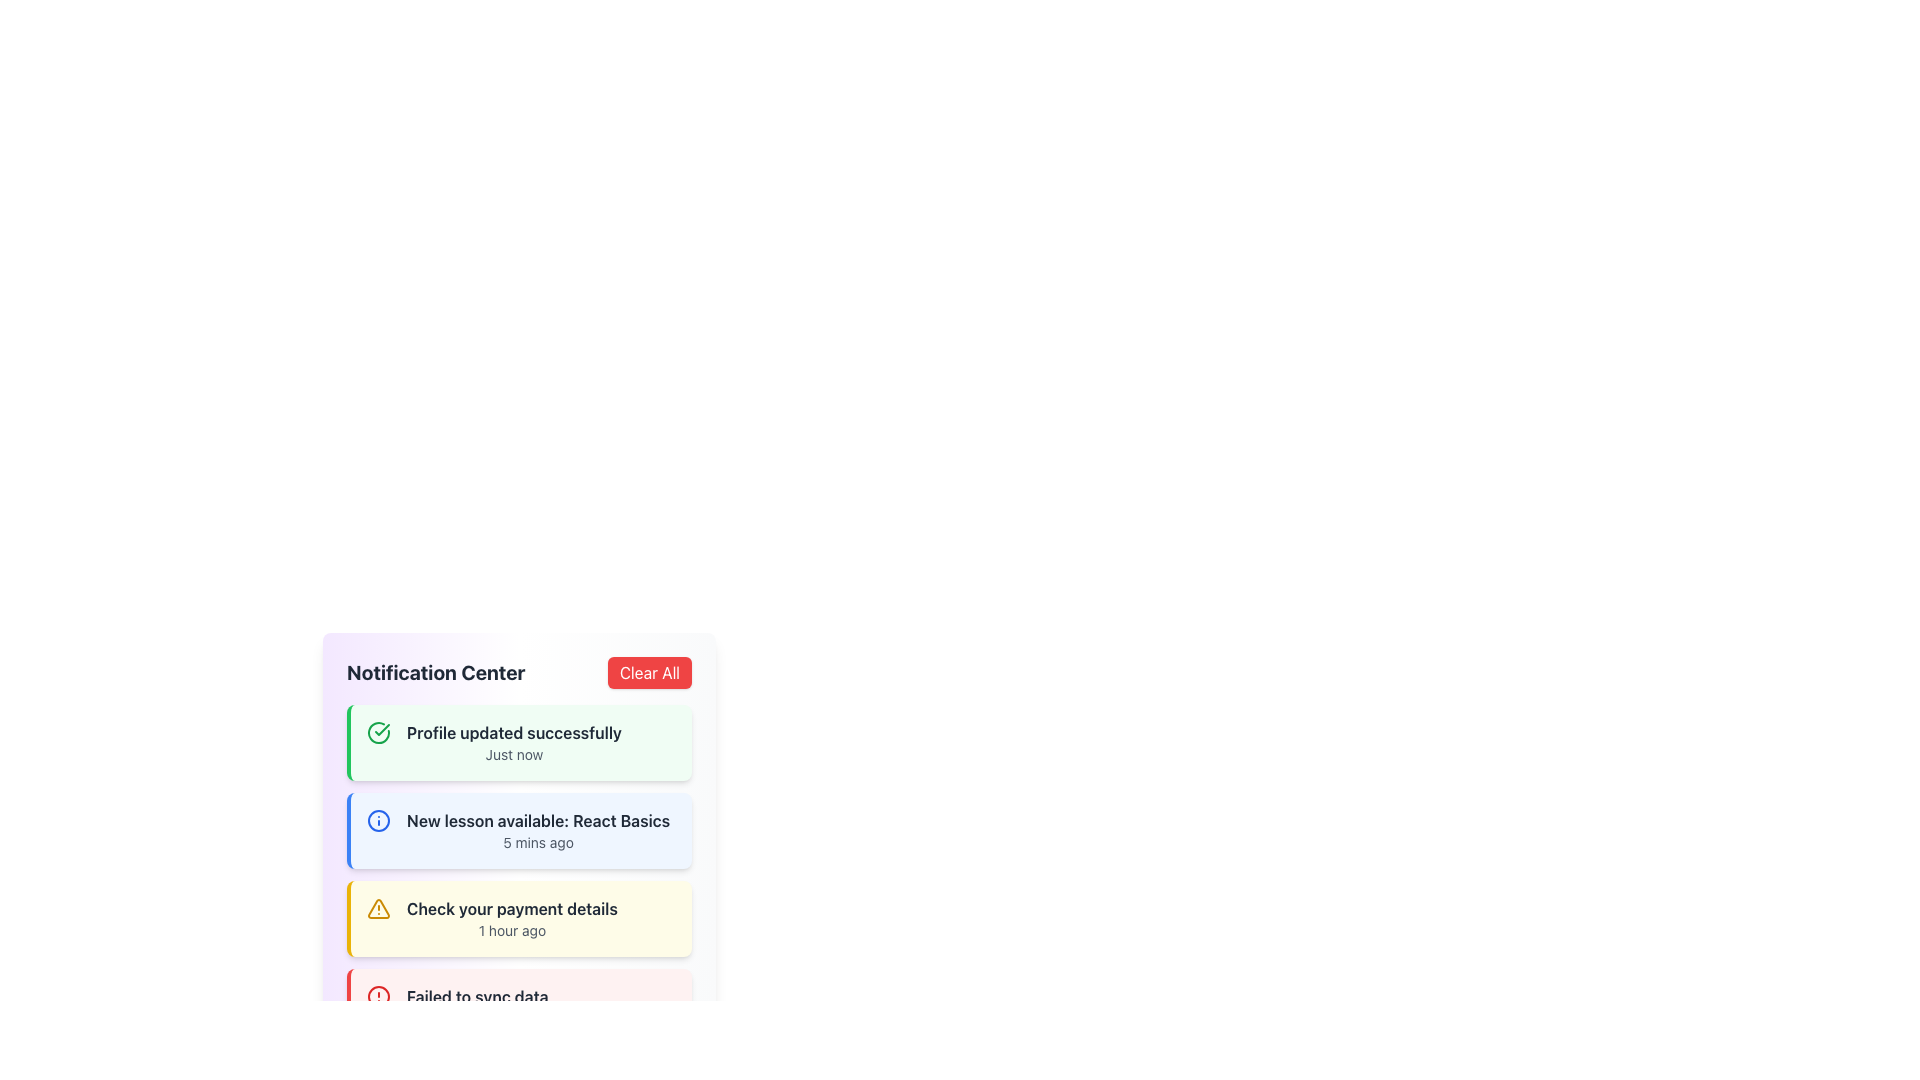 The height and width of the screenshot is (1080, 1920). What do you see at coordinates (379, 909) in the screenshot?
I see `the yellow warning triangle icon located in the lower right segment of the interface, next to the notification titled 'Check your payment details.'` at bounding box center [379, 909].